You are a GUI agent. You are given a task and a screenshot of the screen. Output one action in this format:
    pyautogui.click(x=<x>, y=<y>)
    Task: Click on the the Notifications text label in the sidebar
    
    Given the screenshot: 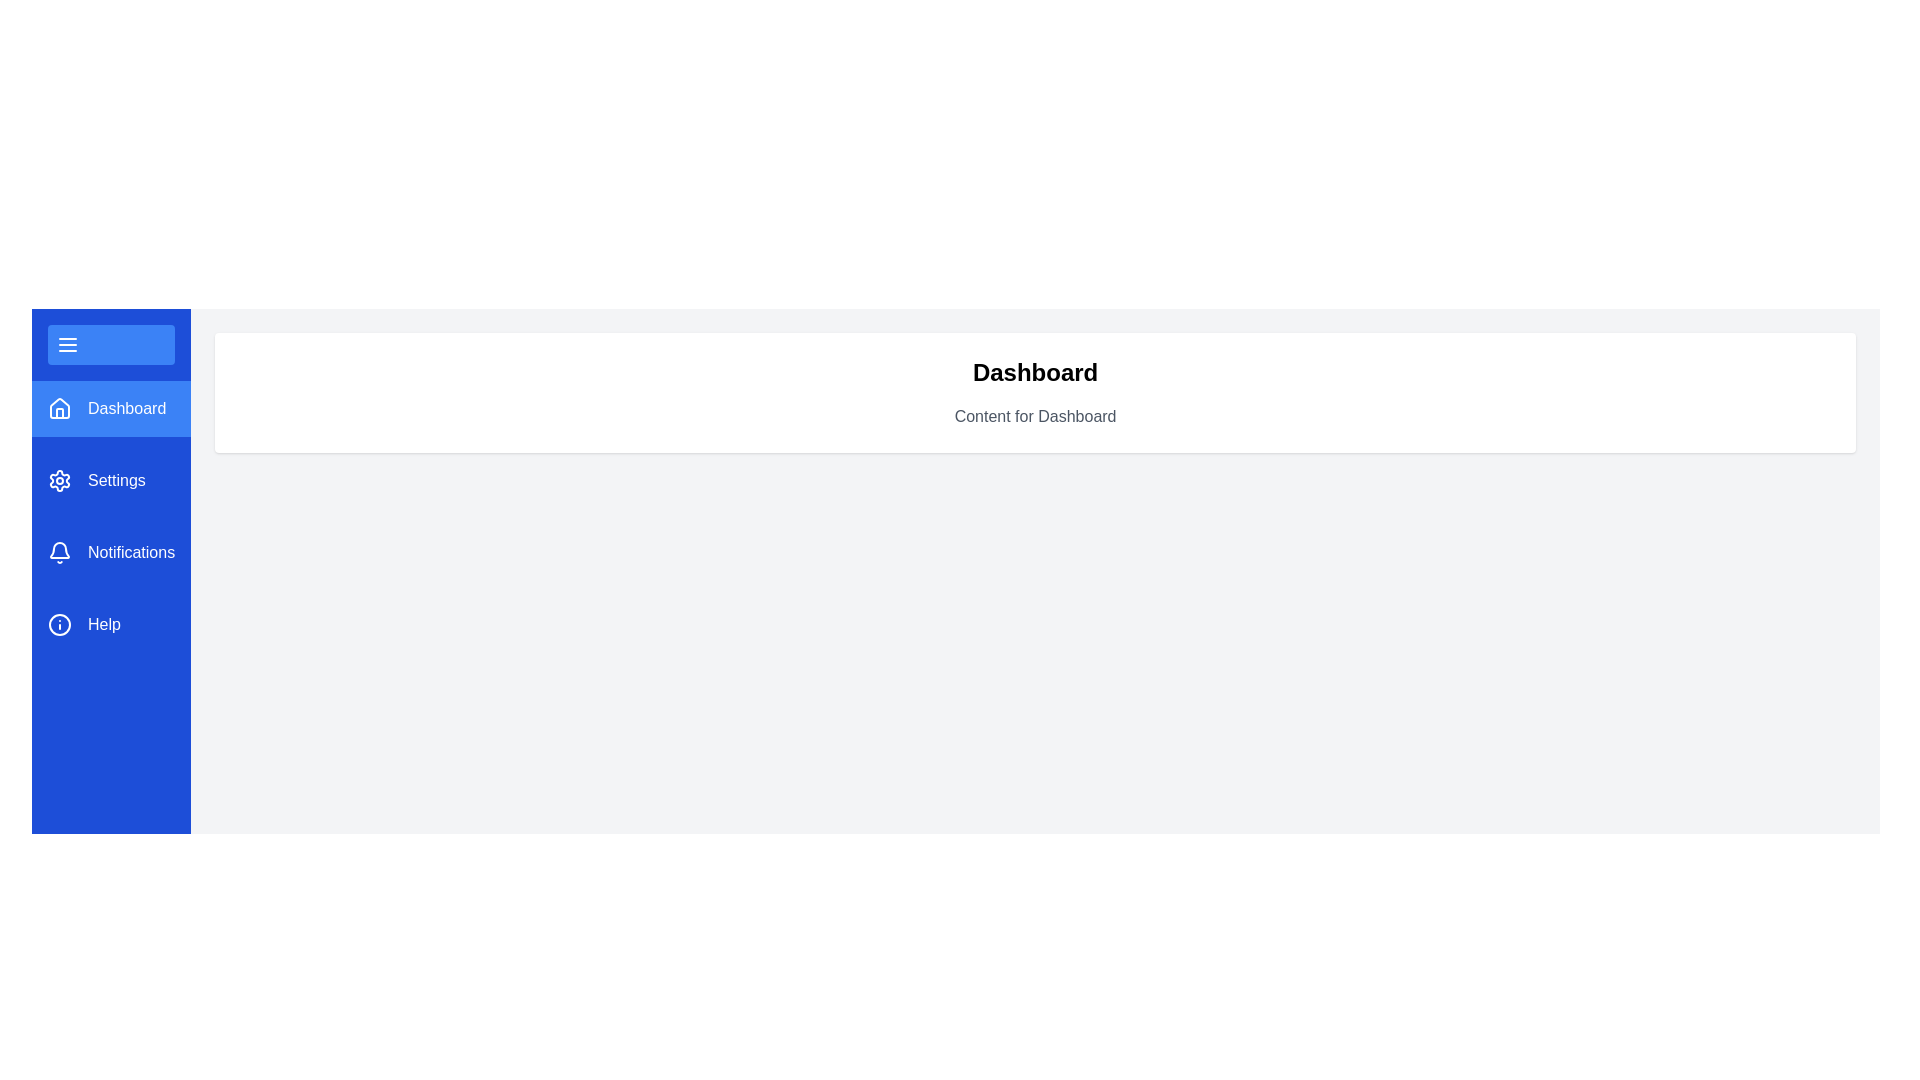 What is the action you would take?
    pyautogui.click(x=130, y=552)
    